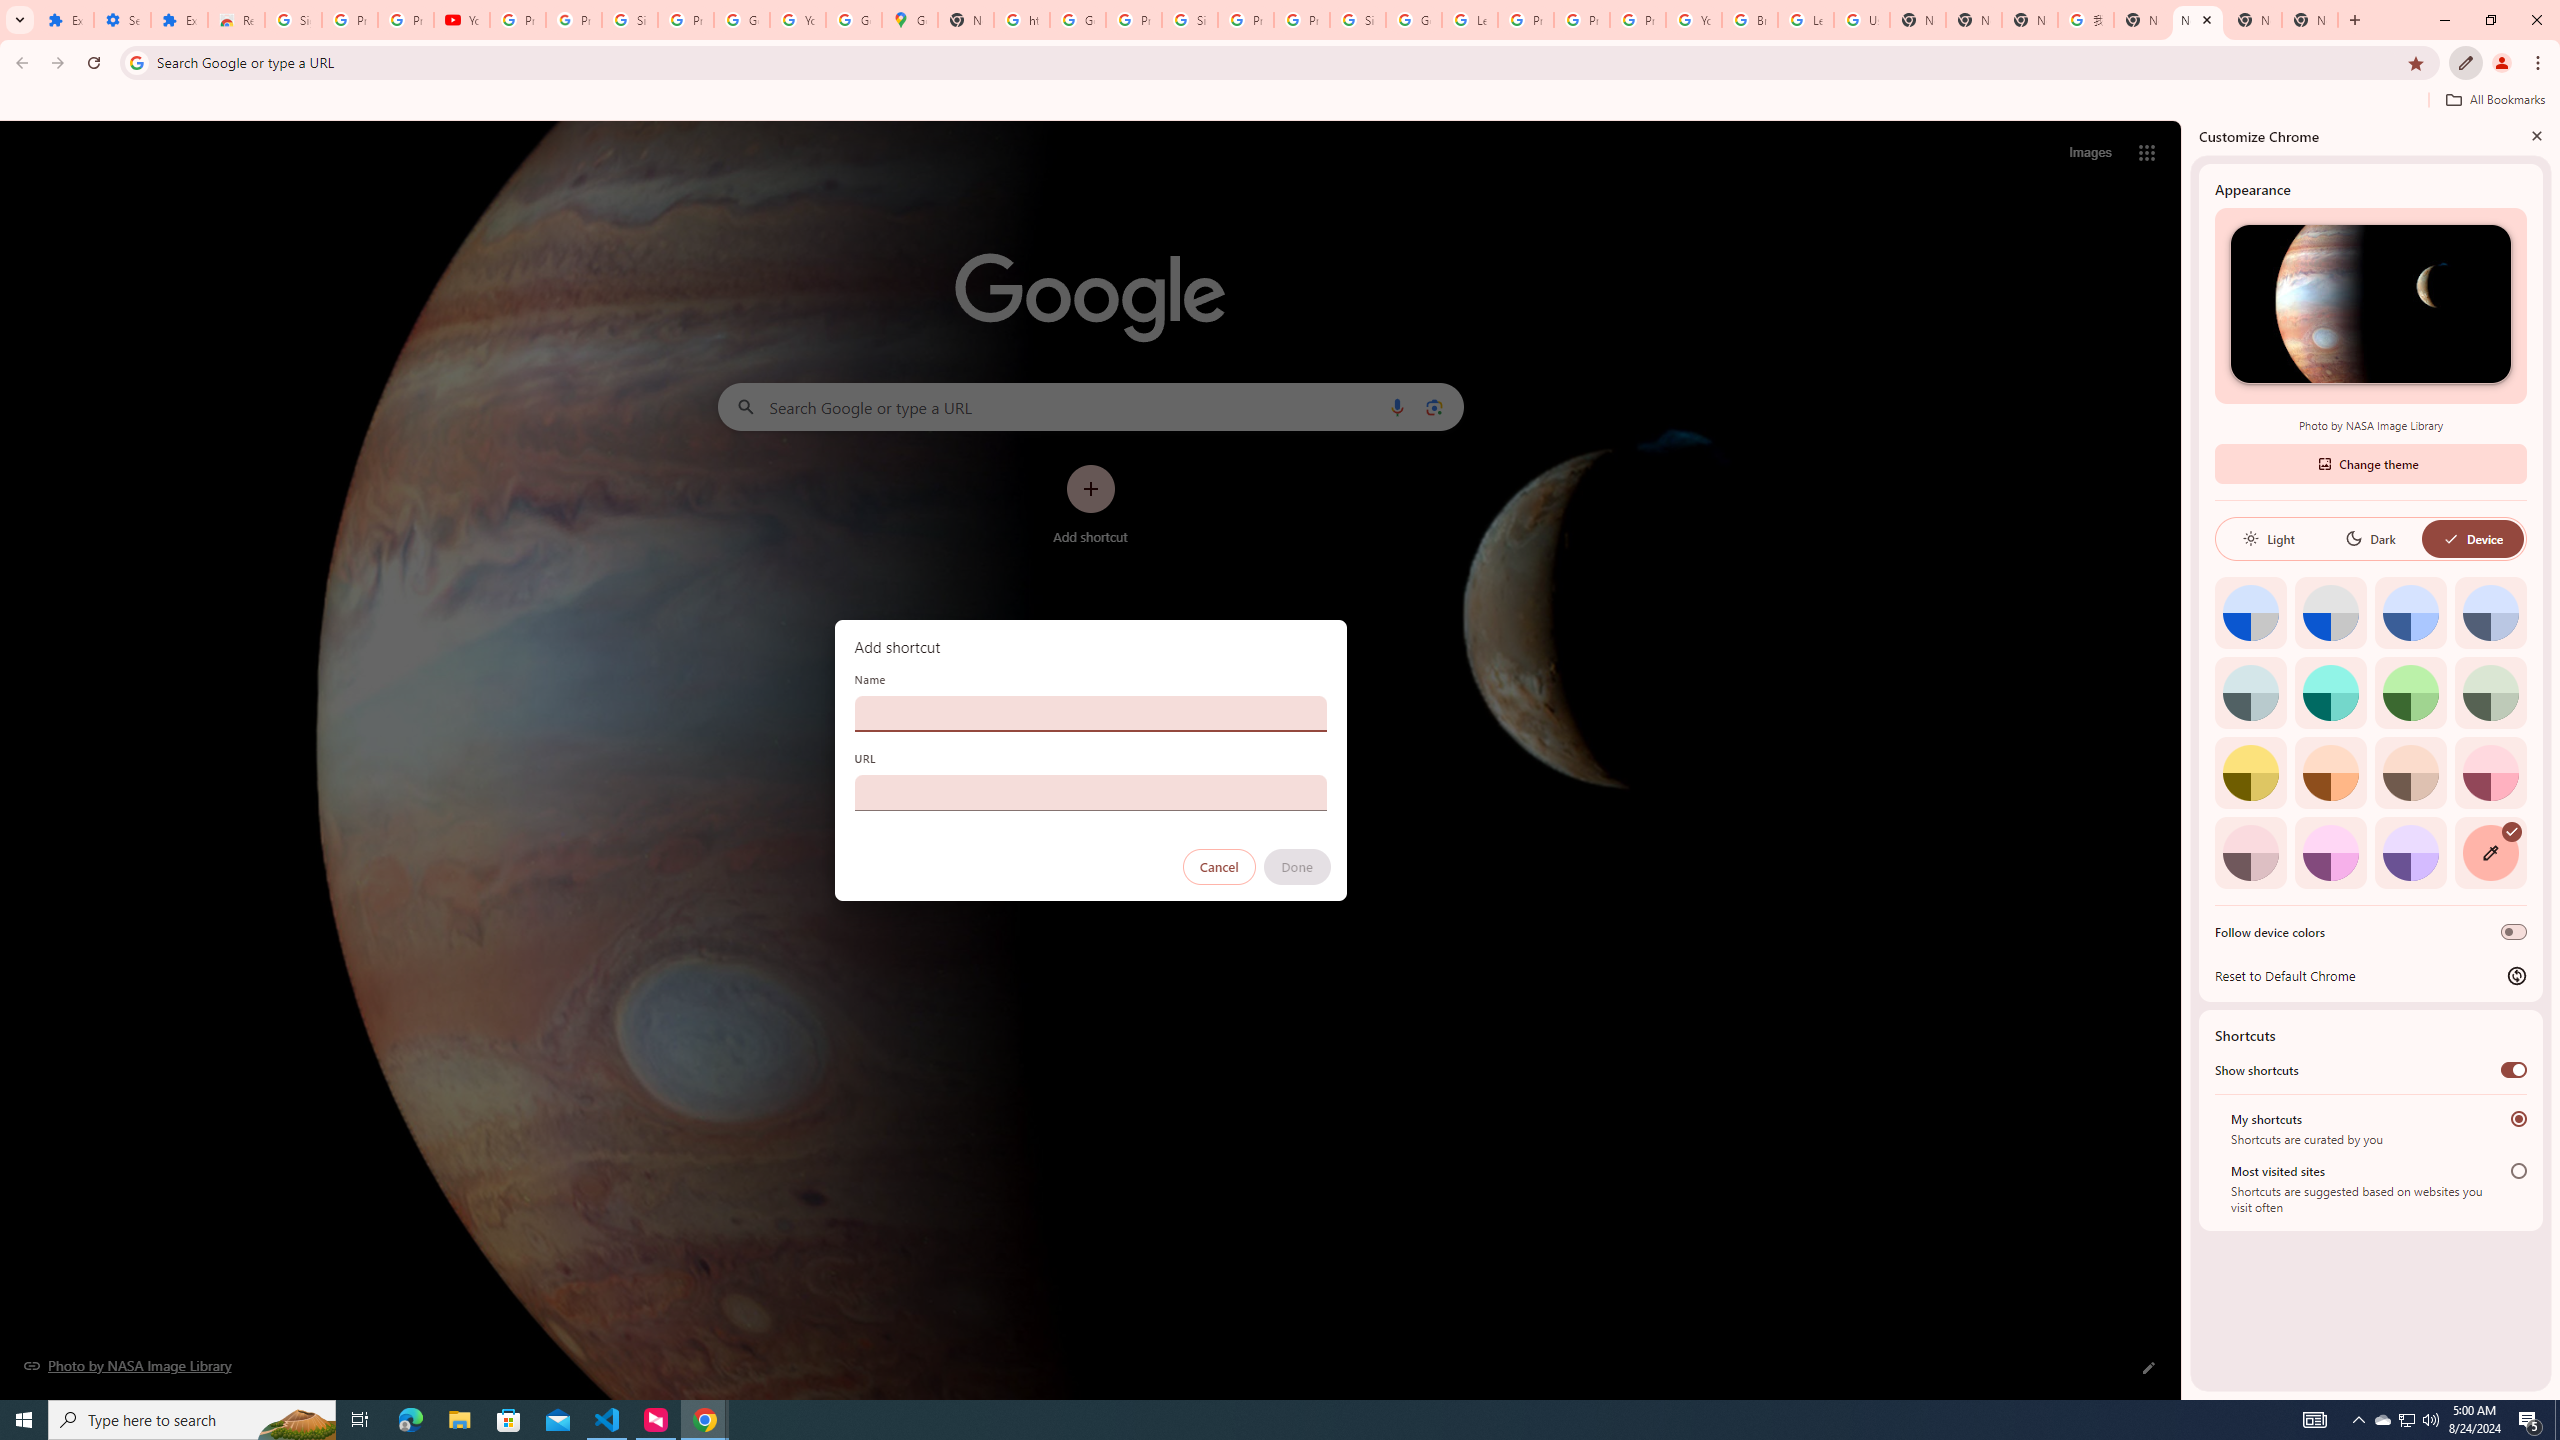 This screenshot has width=2560, height=1440. I want to click on 'Custom color', so click(2490, 851).